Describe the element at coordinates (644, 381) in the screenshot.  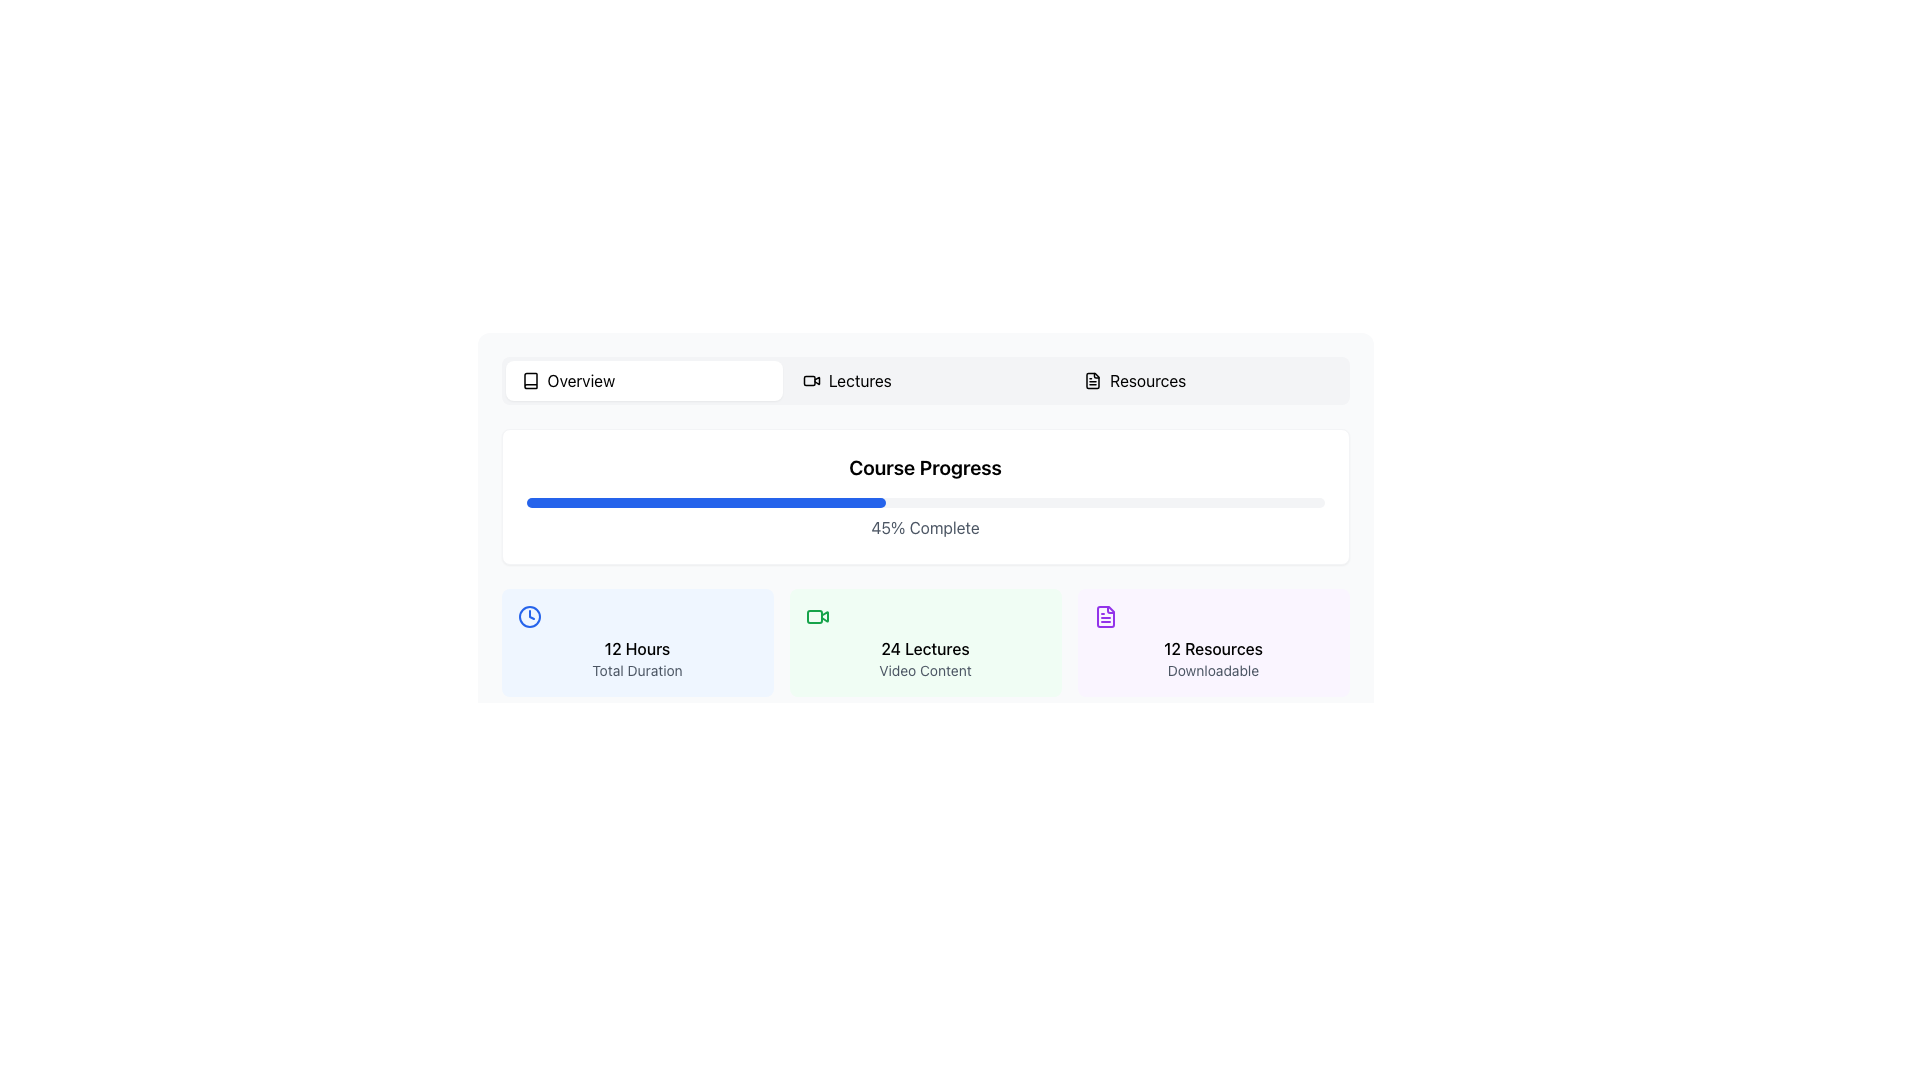
I see `the 'Overview' navigation button, which is the first clickable item in a horizontal button group at the top of the interface` at that location.